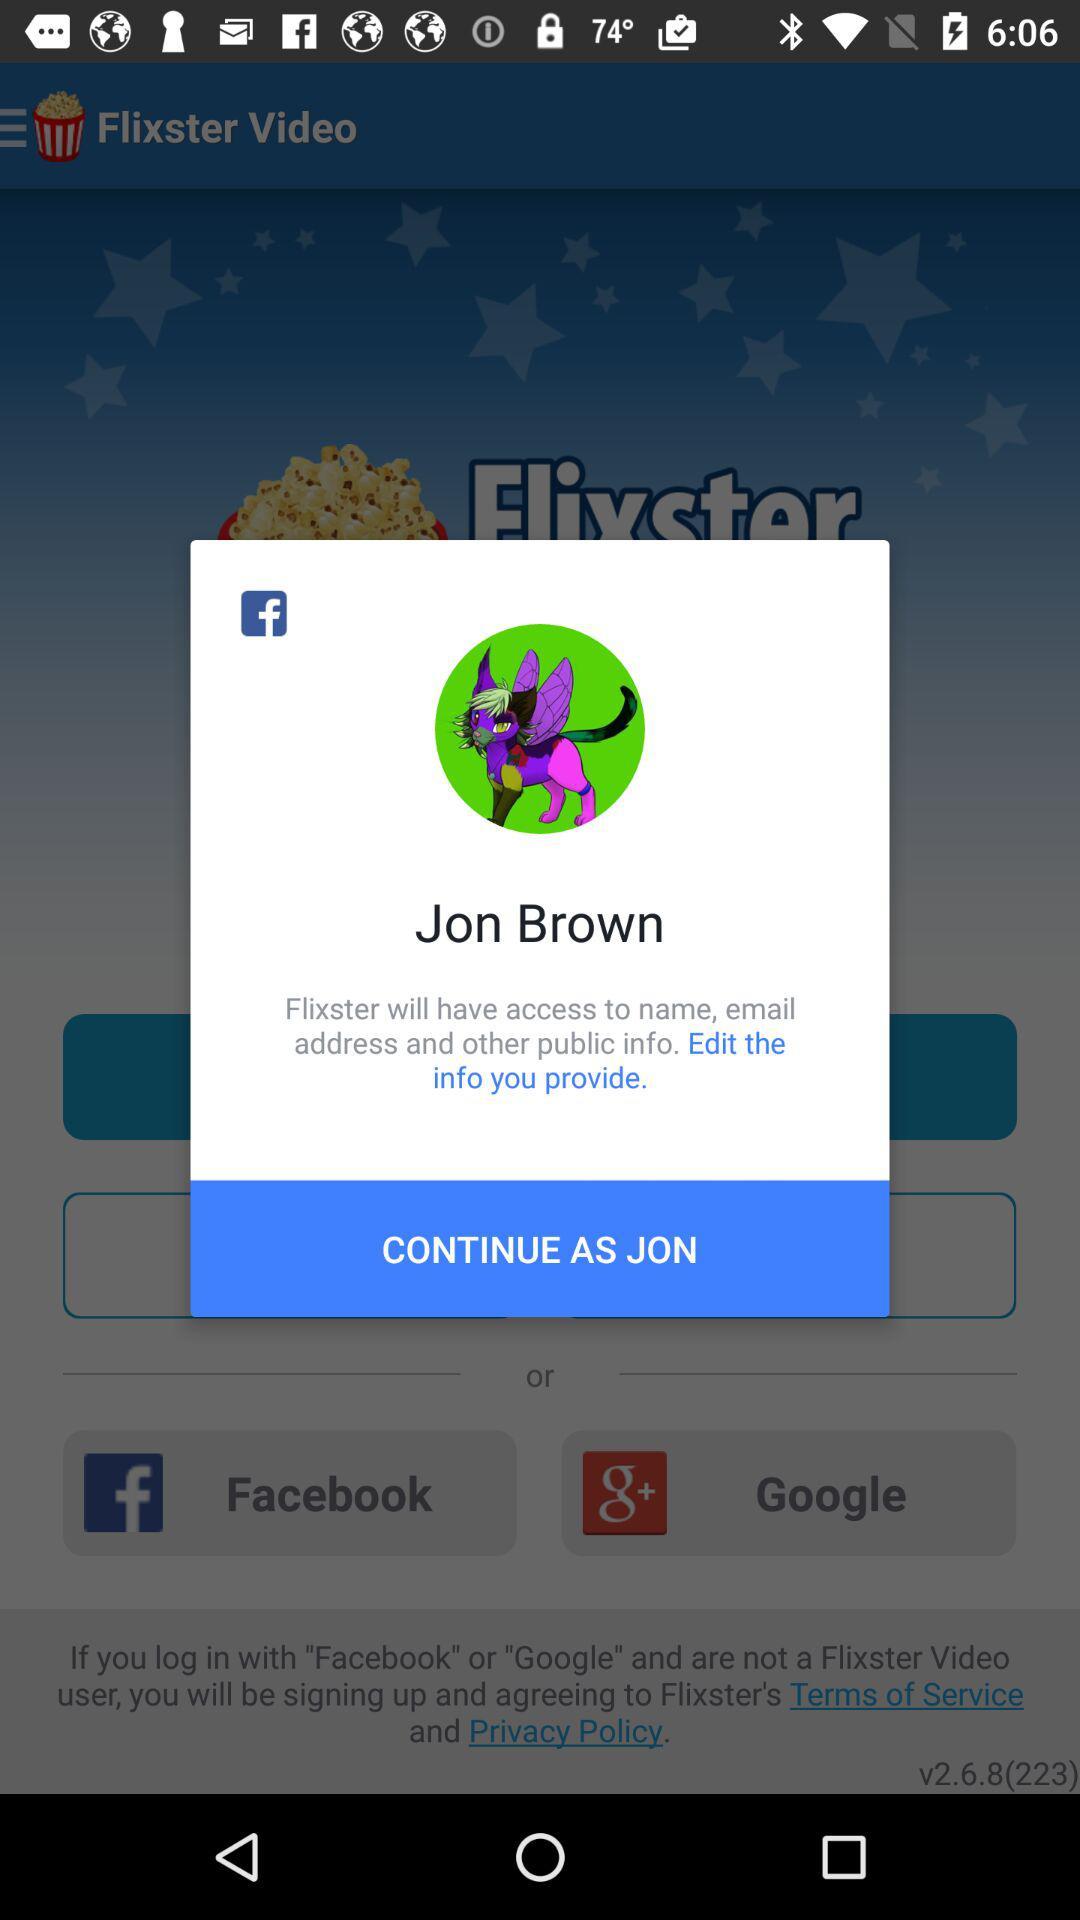 This screenshot has width=1080, height=1920. Describe the element at coordinates (540, 1247) in the screenshot. I see `continue as jon item` at that location.